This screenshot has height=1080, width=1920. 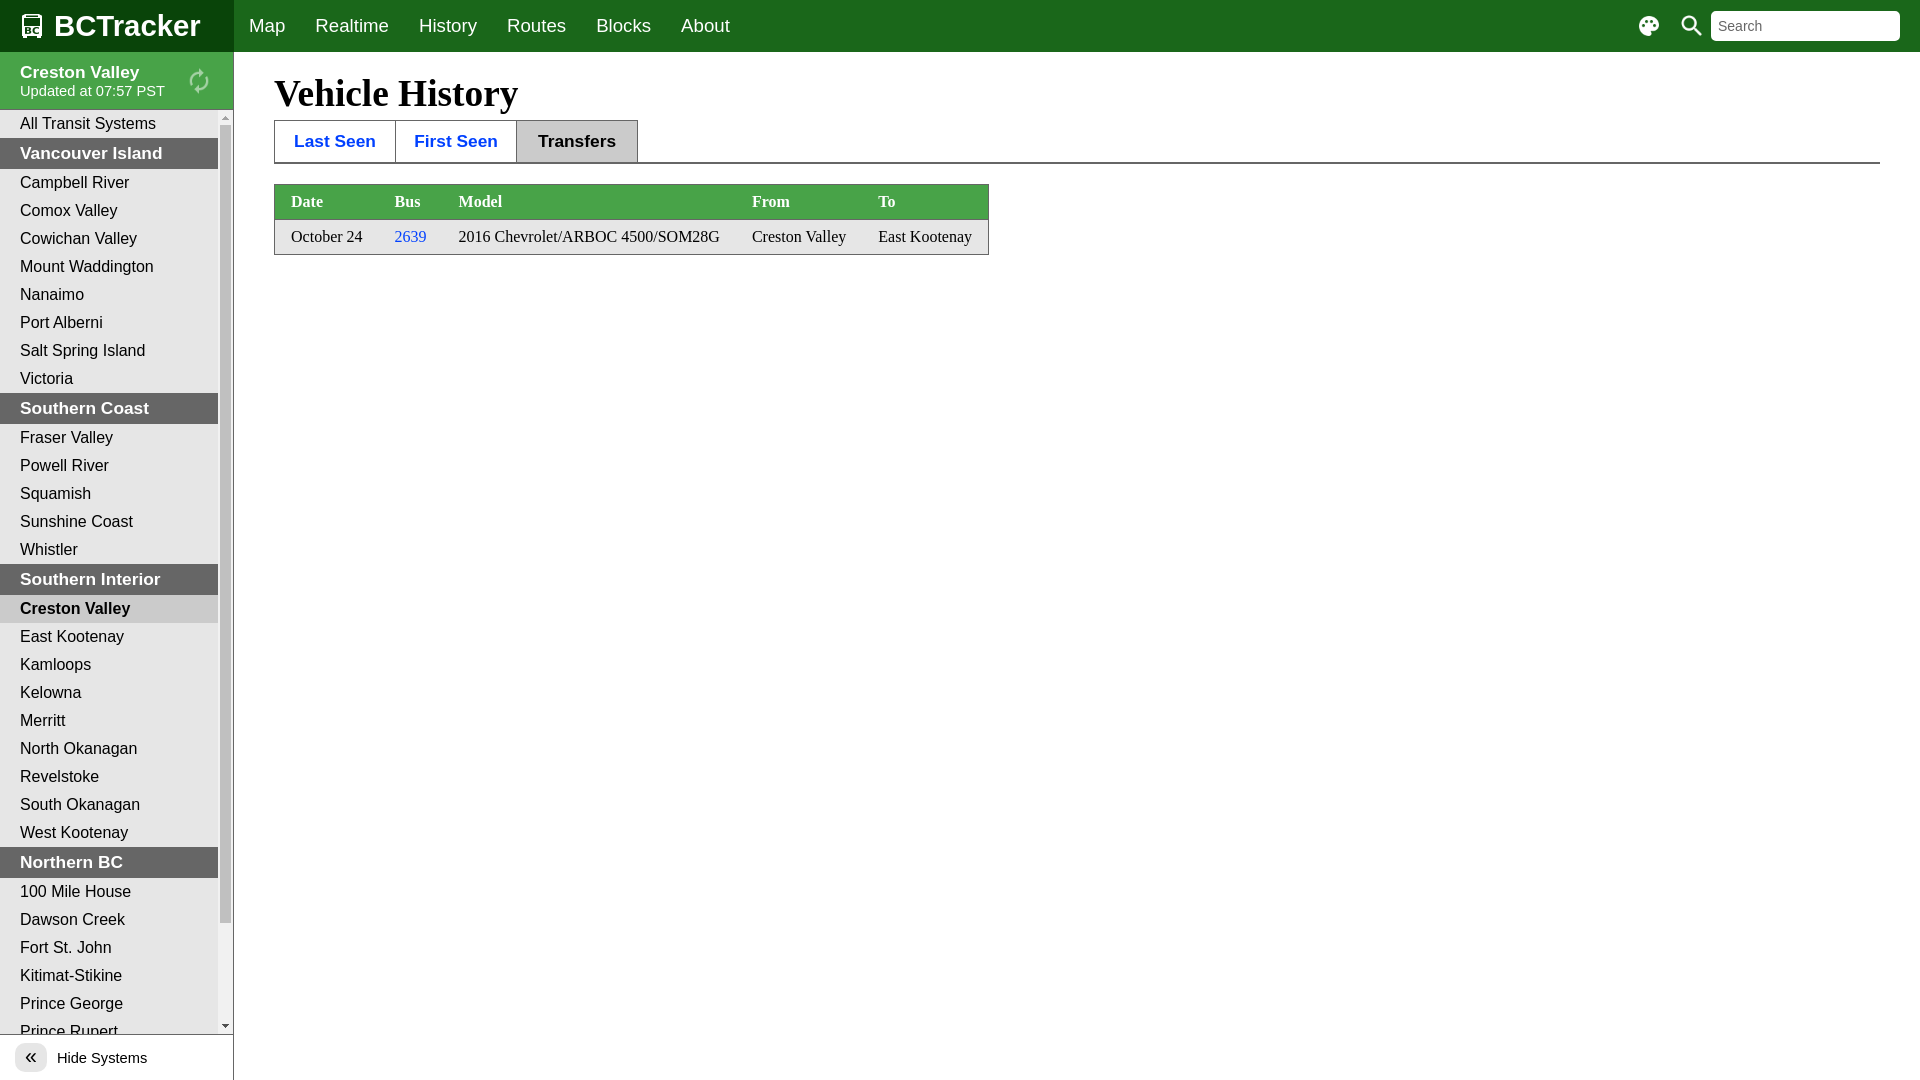 I want to click on 'Prince George', so click(x=108, y=1003).